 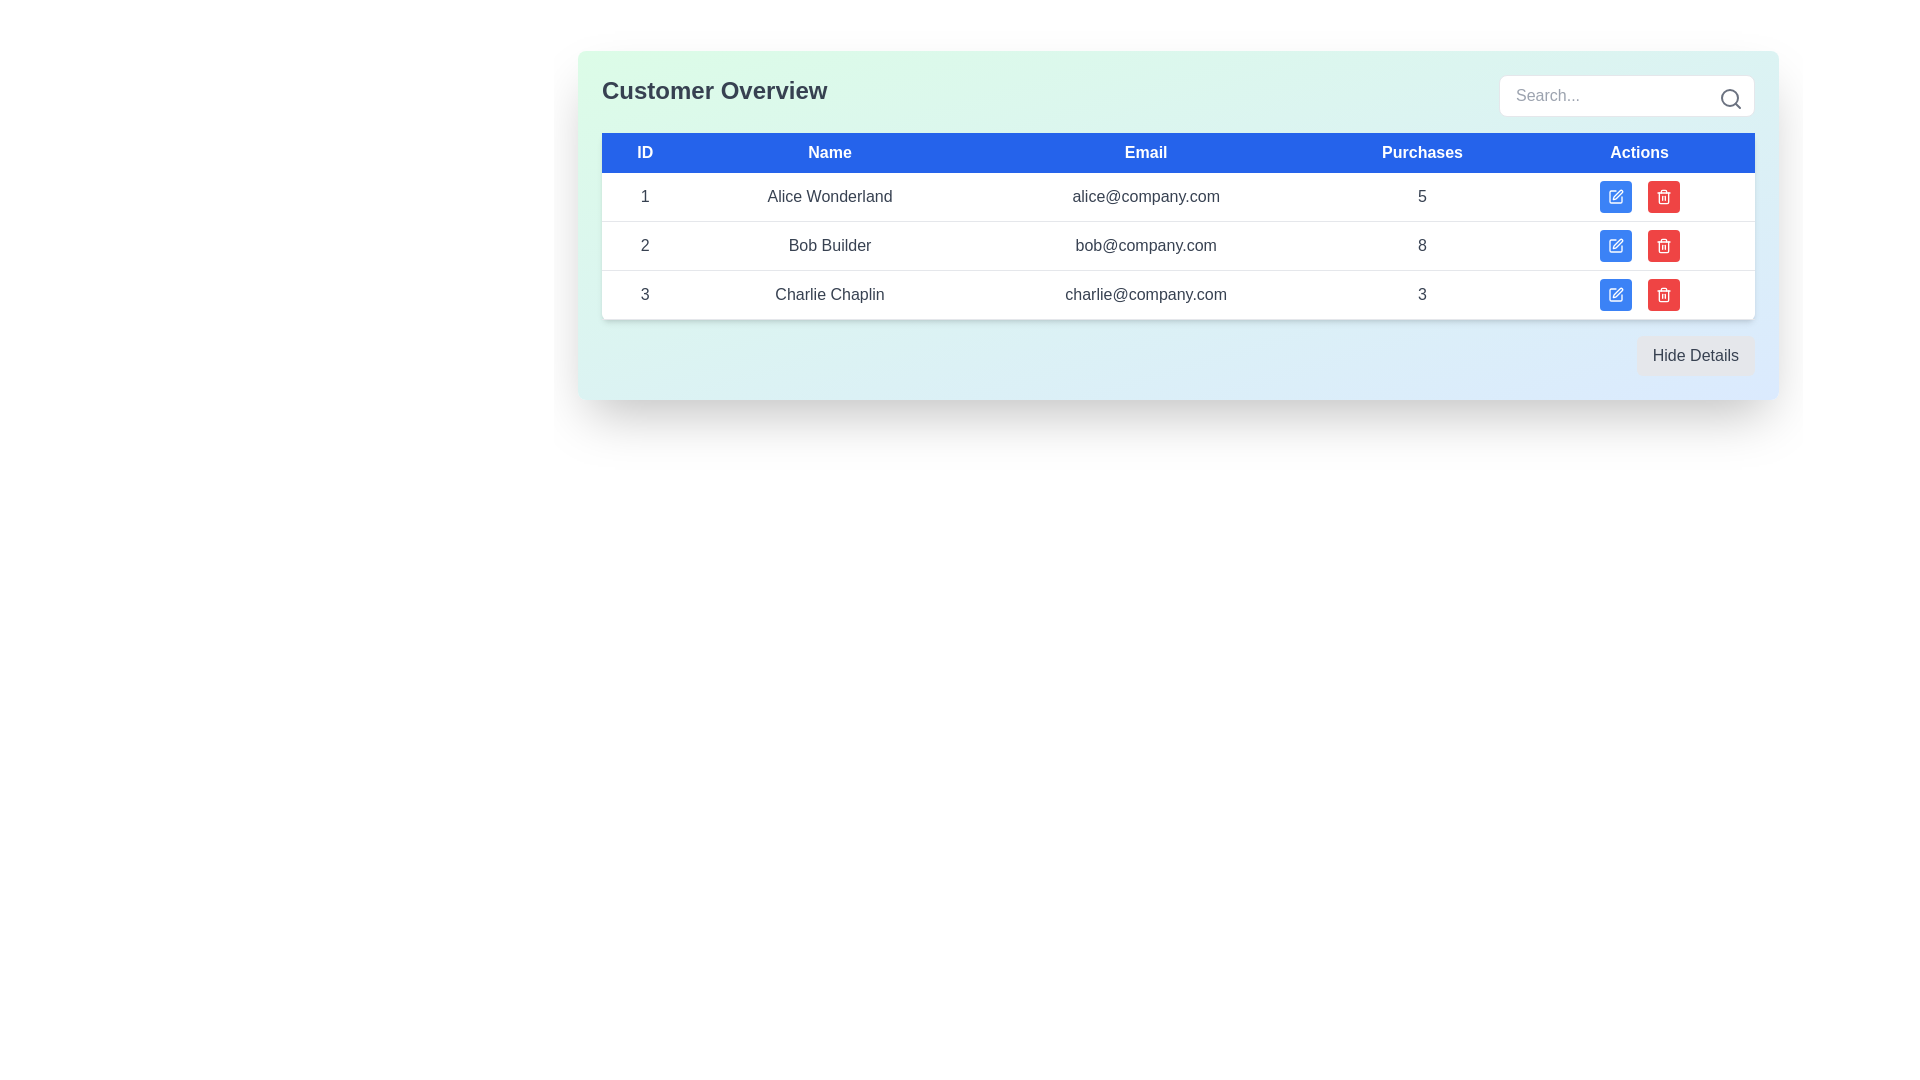 What do you see at coordinates (1663, 294) in the screenshot?
I see `the red circular button containing the trash can icon in the 'Actions' column for the row corresponding to 'Bob Builder'` at bounding box center [1663, 294].